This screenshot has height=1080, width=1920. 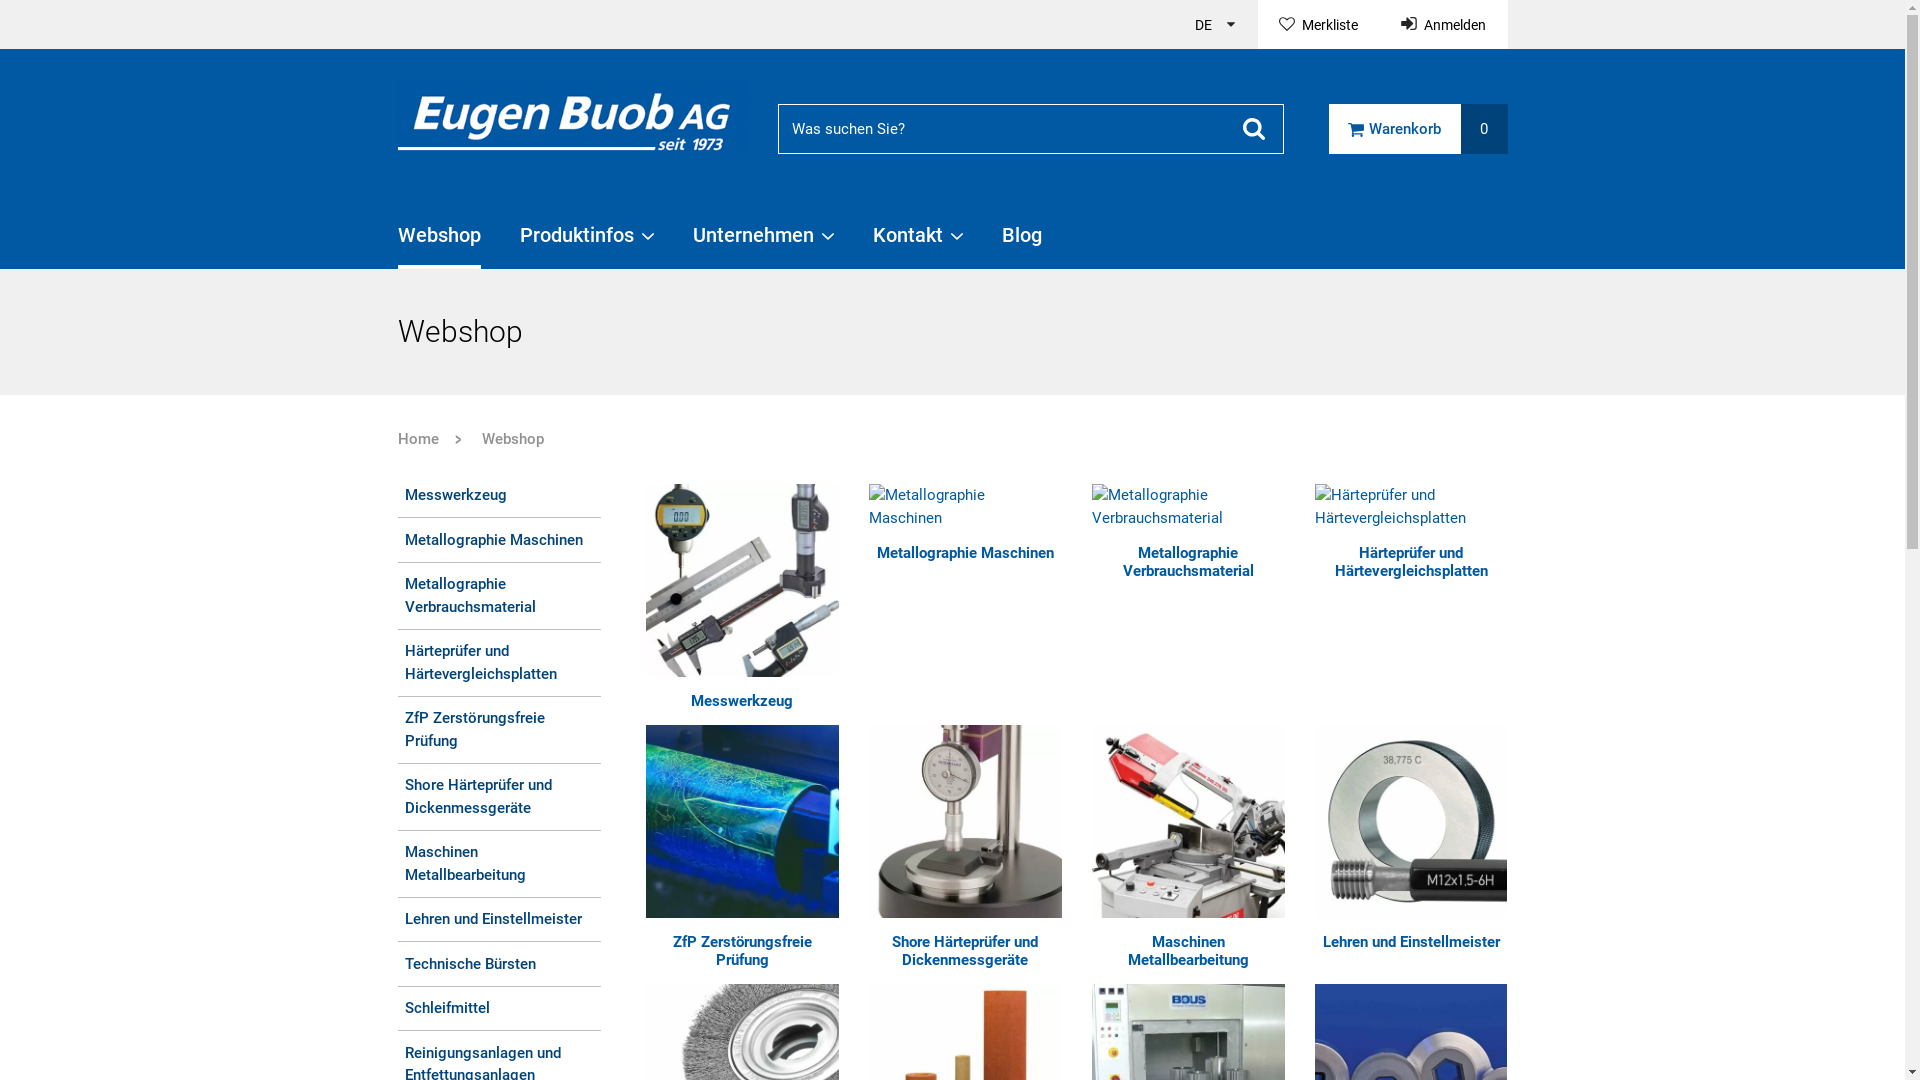 I want to click on 'Kontakt', so click(x=915, y=242).